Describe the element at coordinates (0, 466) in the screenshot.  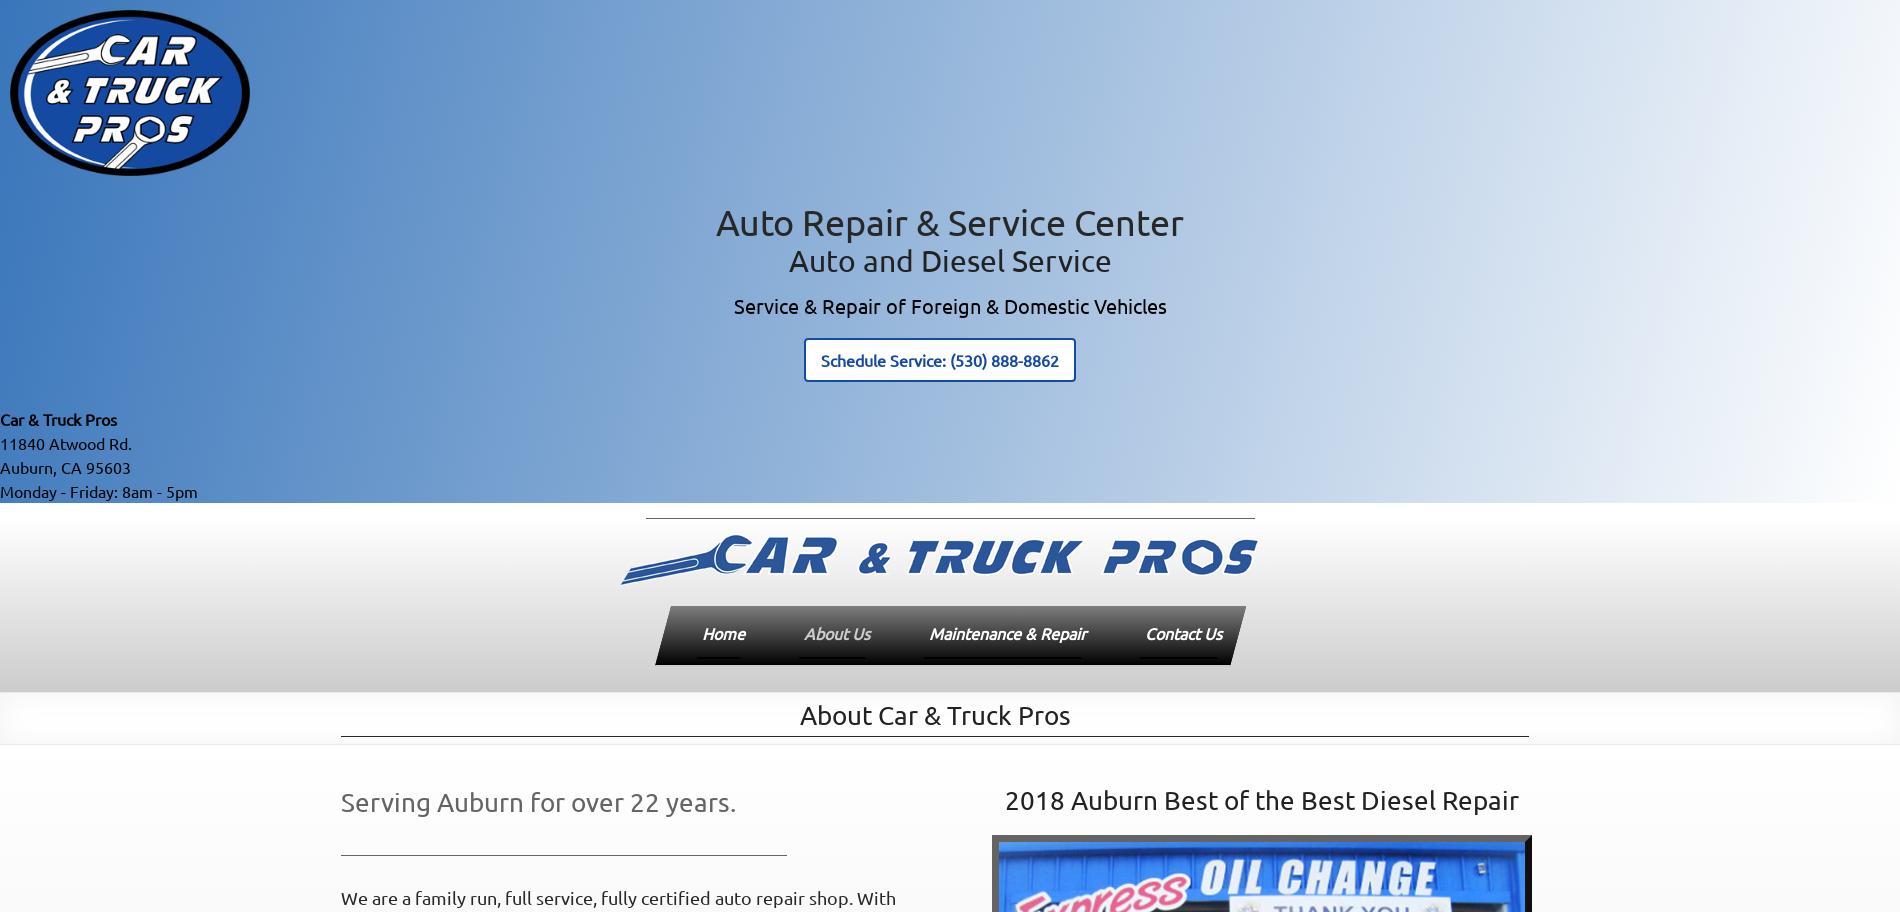
I see `'Auburn, CA 95603'` at that location.